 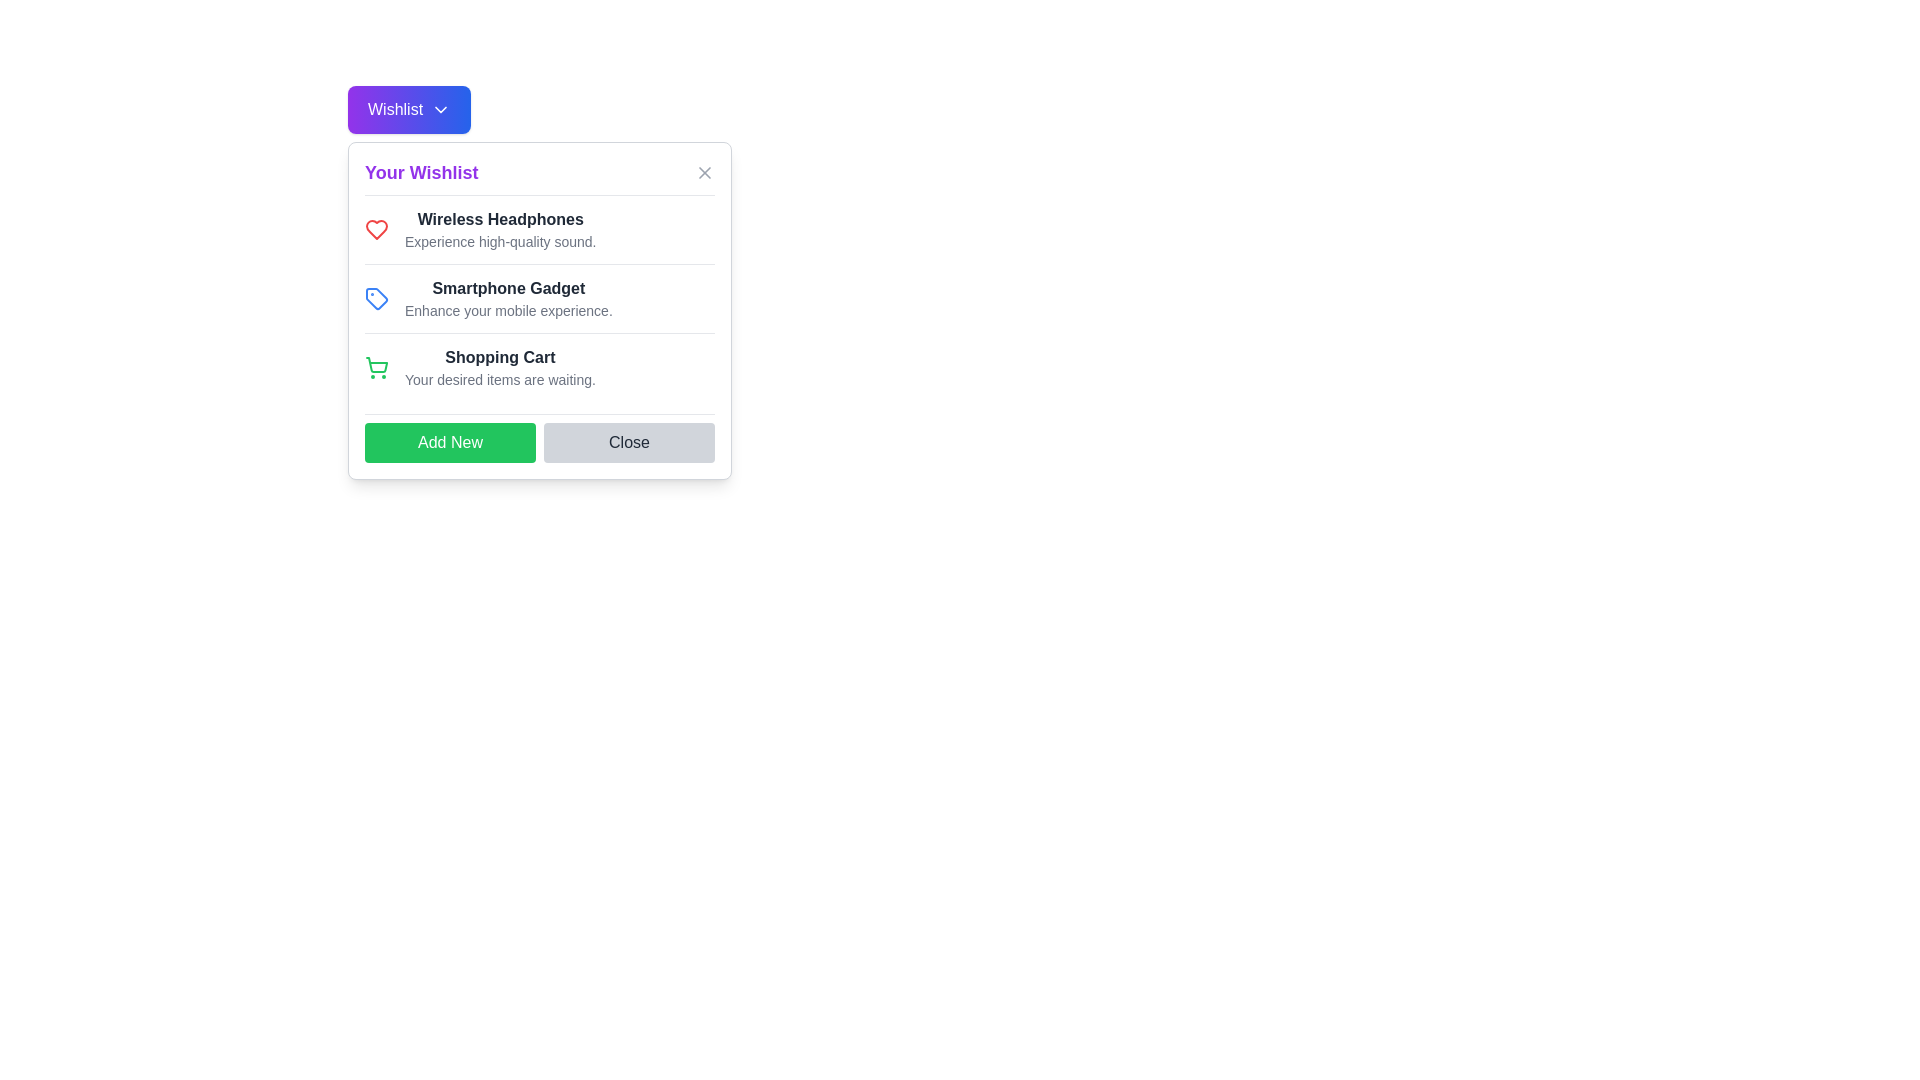 What do you see at coordinates (377, 299) in the screenshot?
I see `the graphical icon for the 'Smartphone Gadget' item in the list, which is located to the left of its text description` at bounding box center [377, 299].